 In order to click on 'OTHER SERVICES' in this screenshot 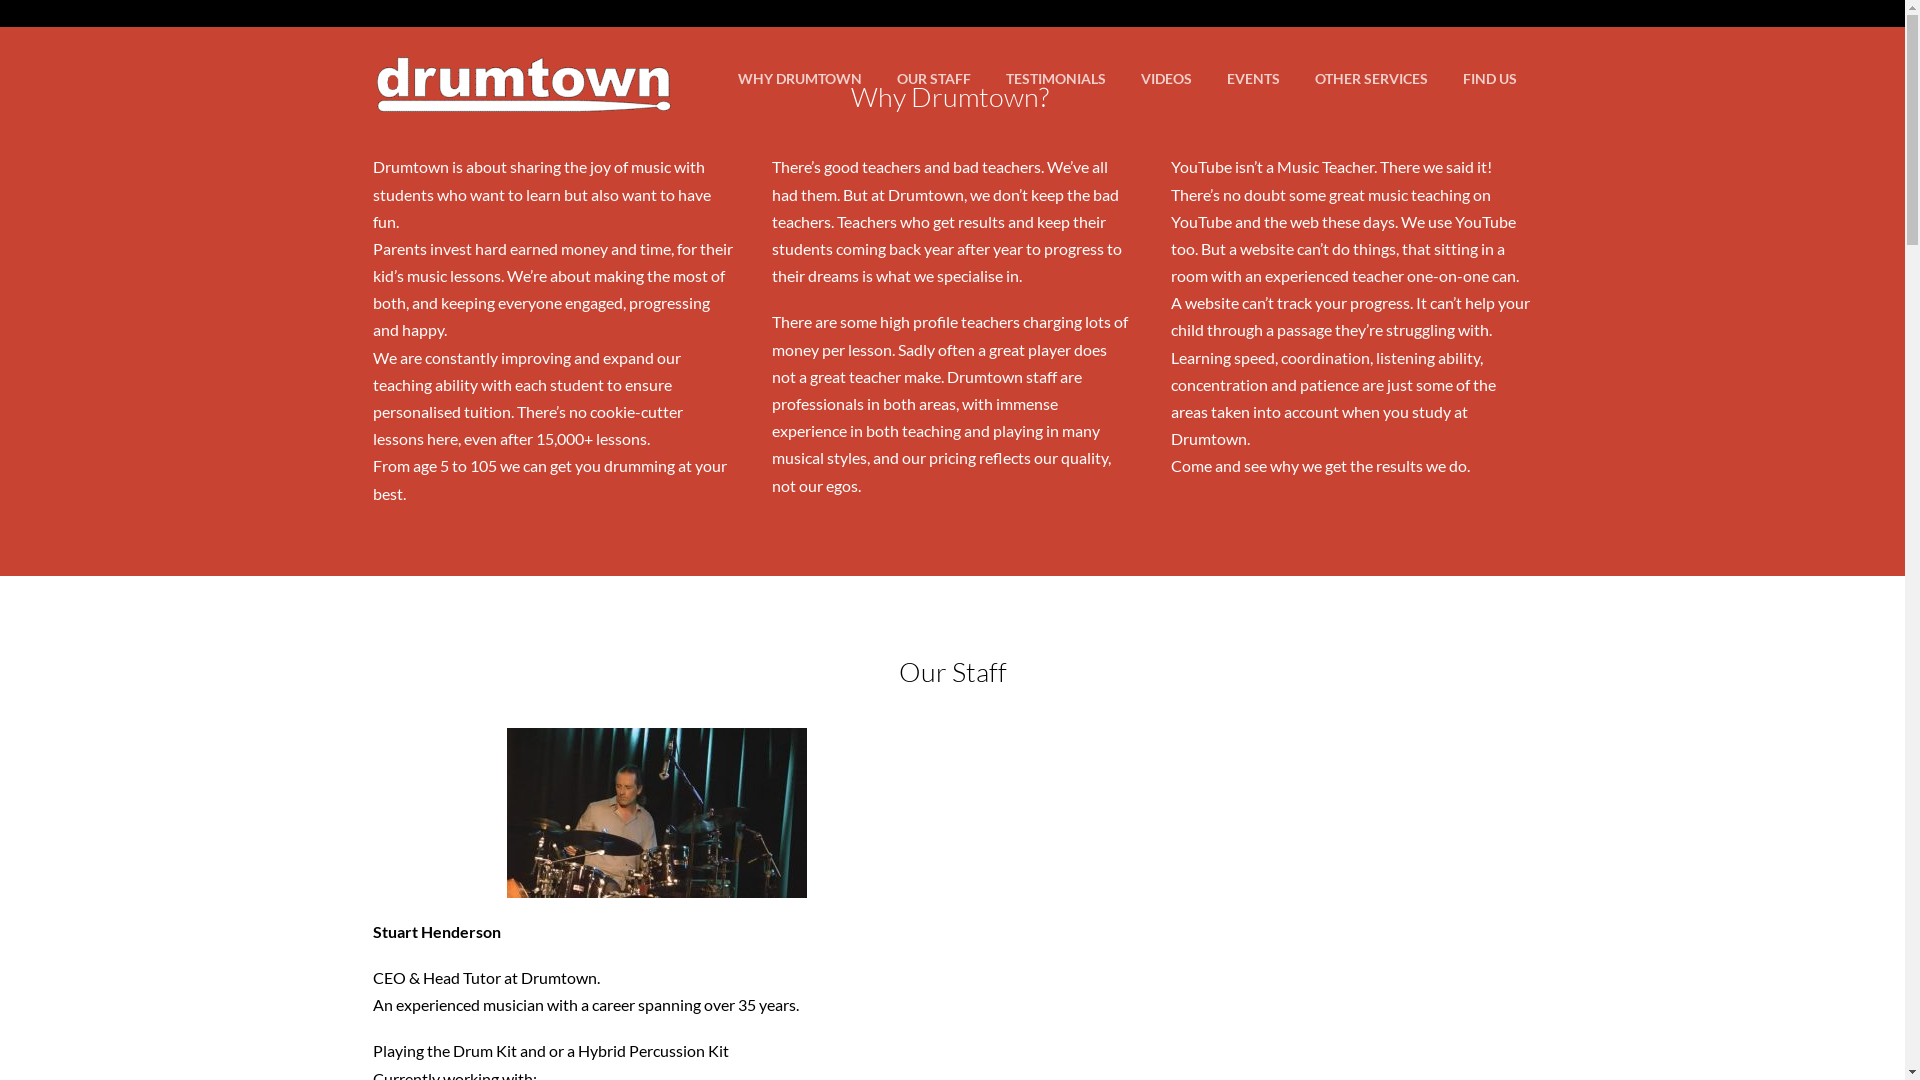, I will do `click(1369, 78)`.